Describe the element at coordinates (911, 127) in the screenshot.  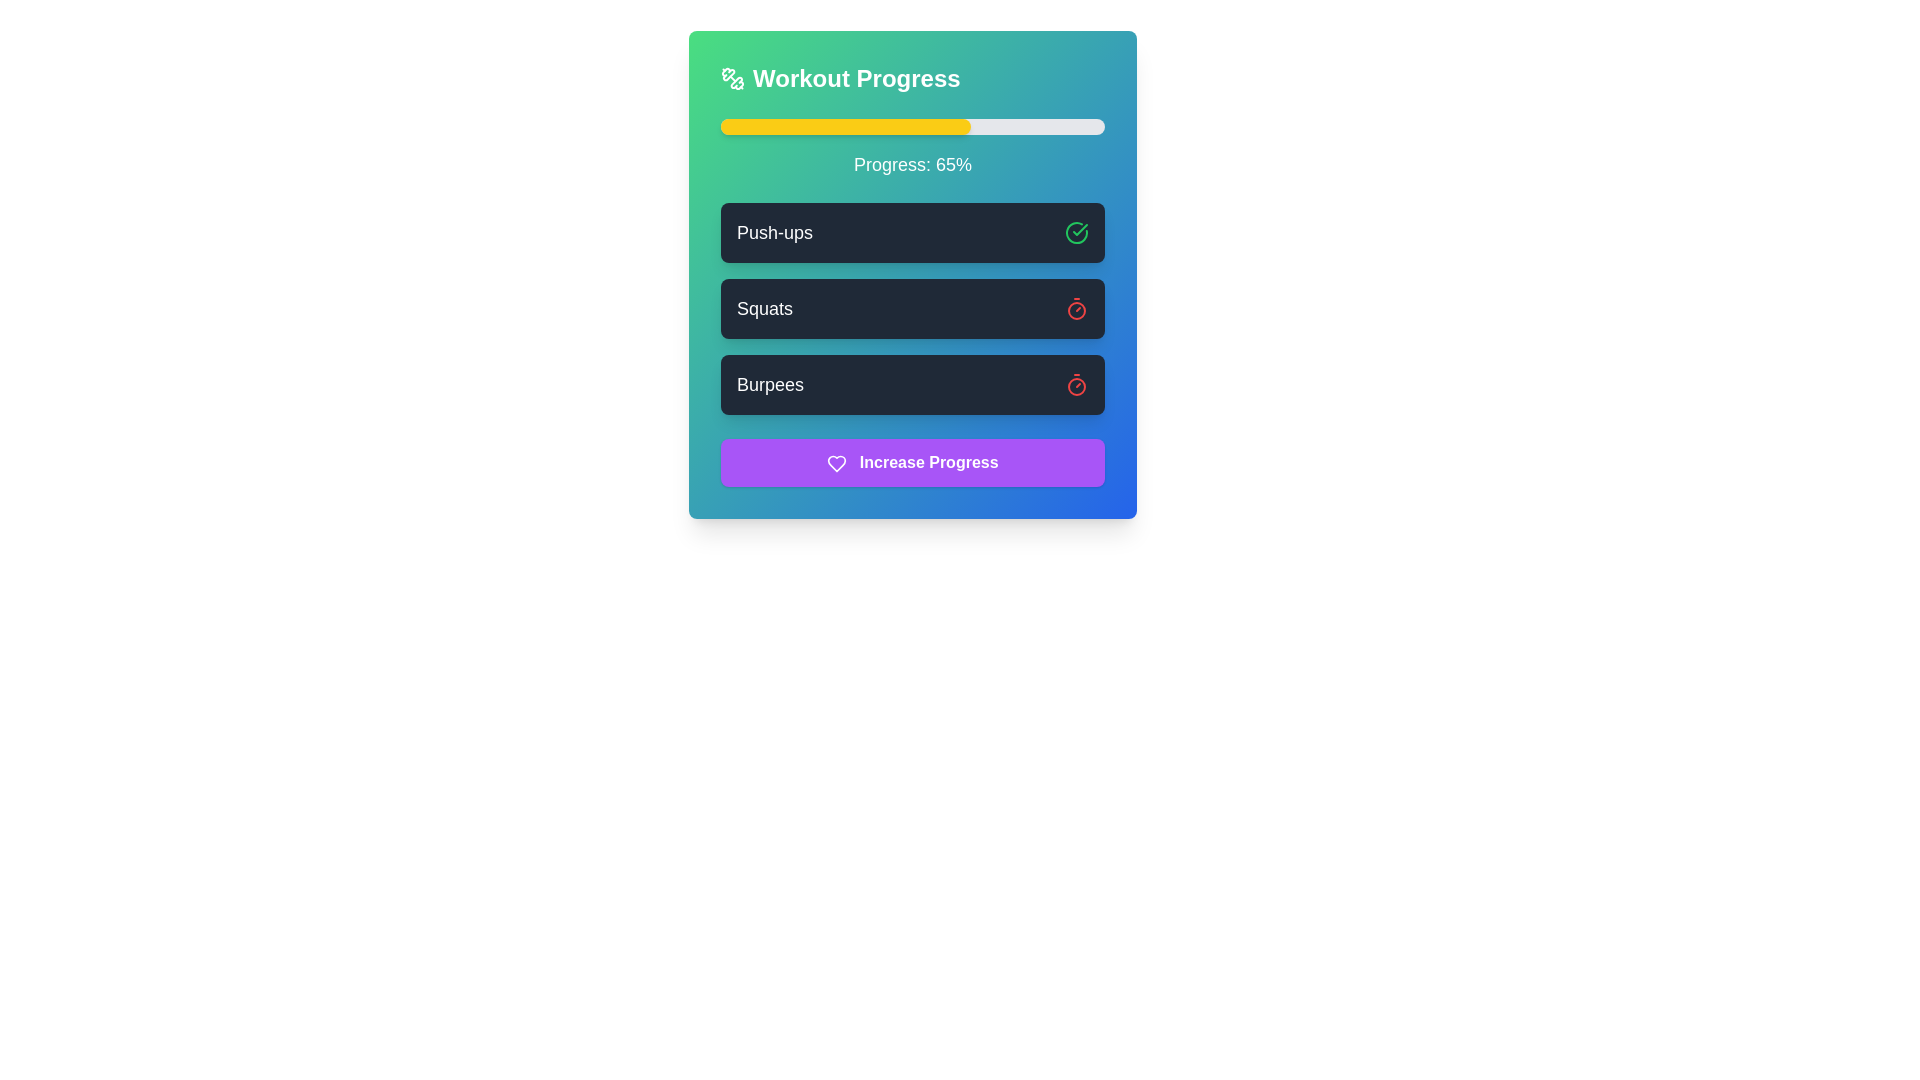
I see `the Progress Bar that visually represents 65% progress, located under the 'Workout Progress' header and above the text 'Progress: 65%'` at that location.